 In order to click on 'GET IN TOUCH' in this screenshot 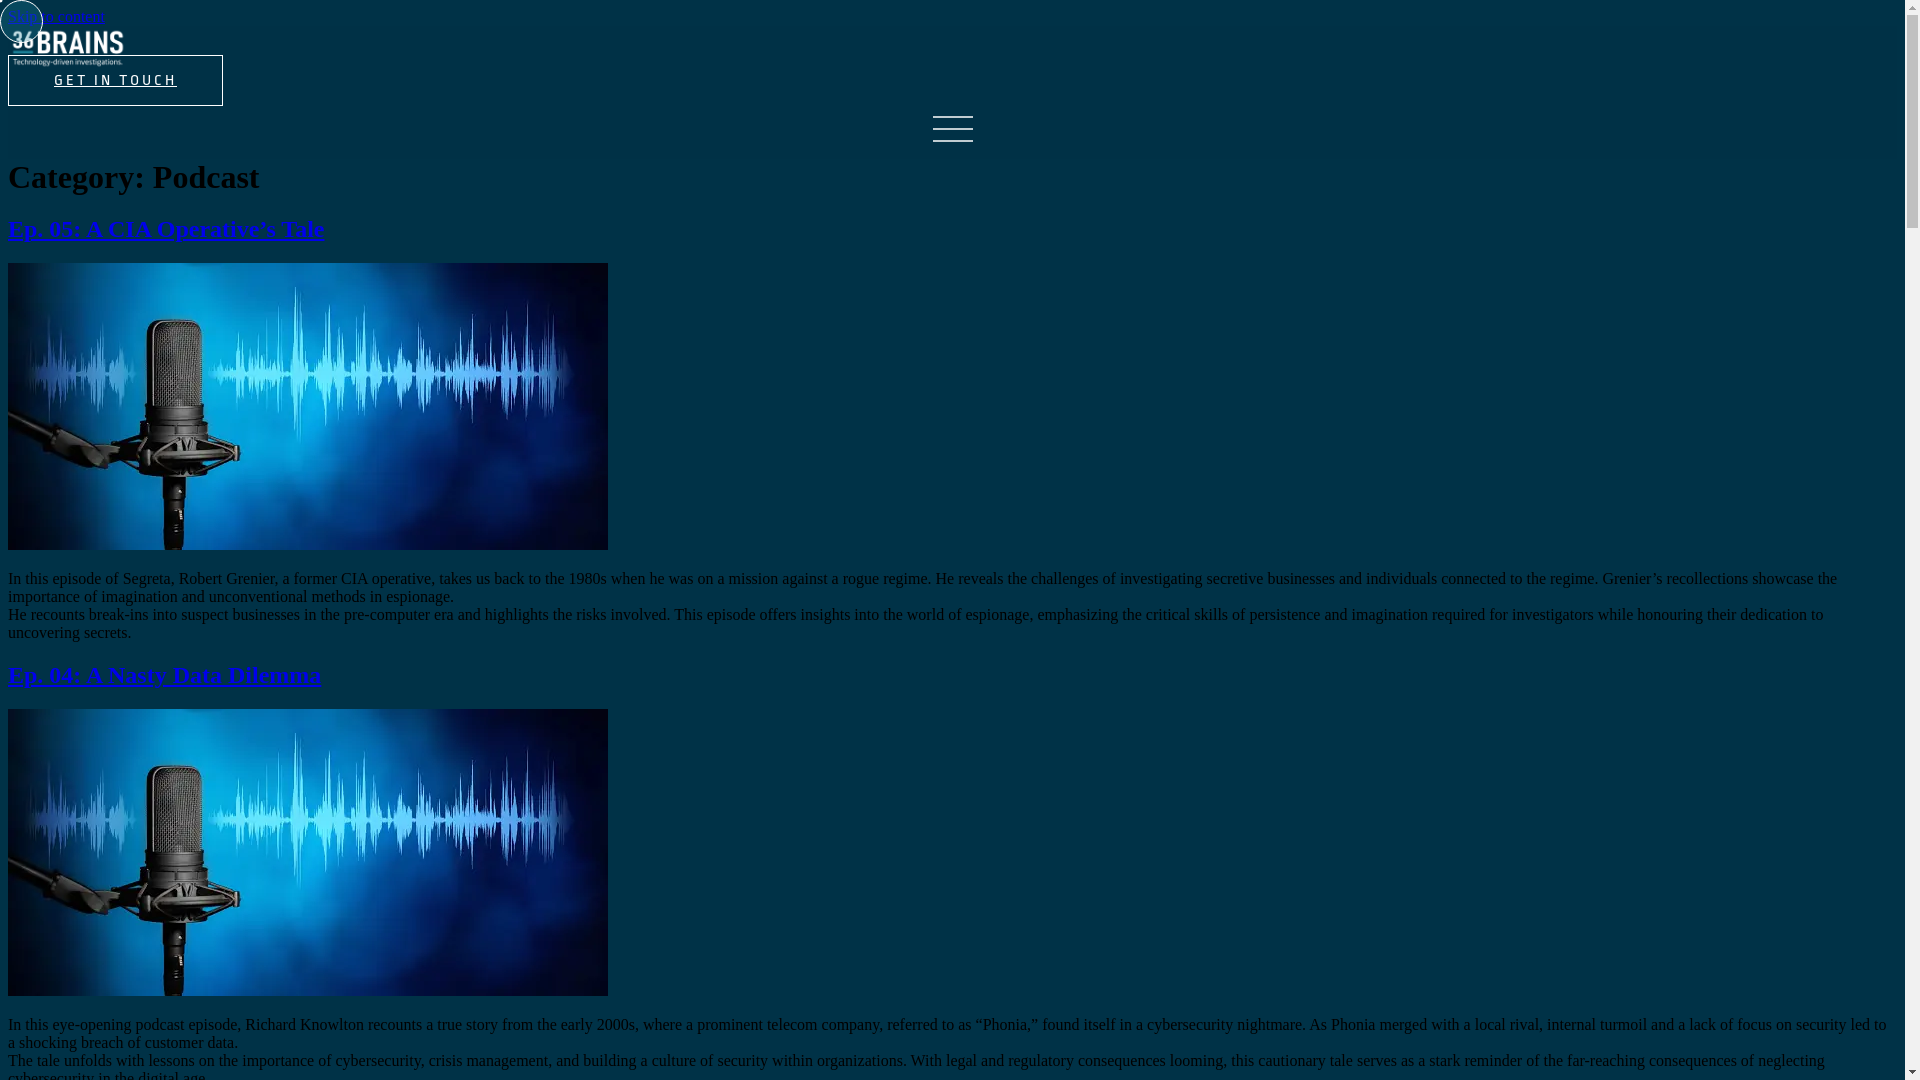, I will do `click(114, 79)`.